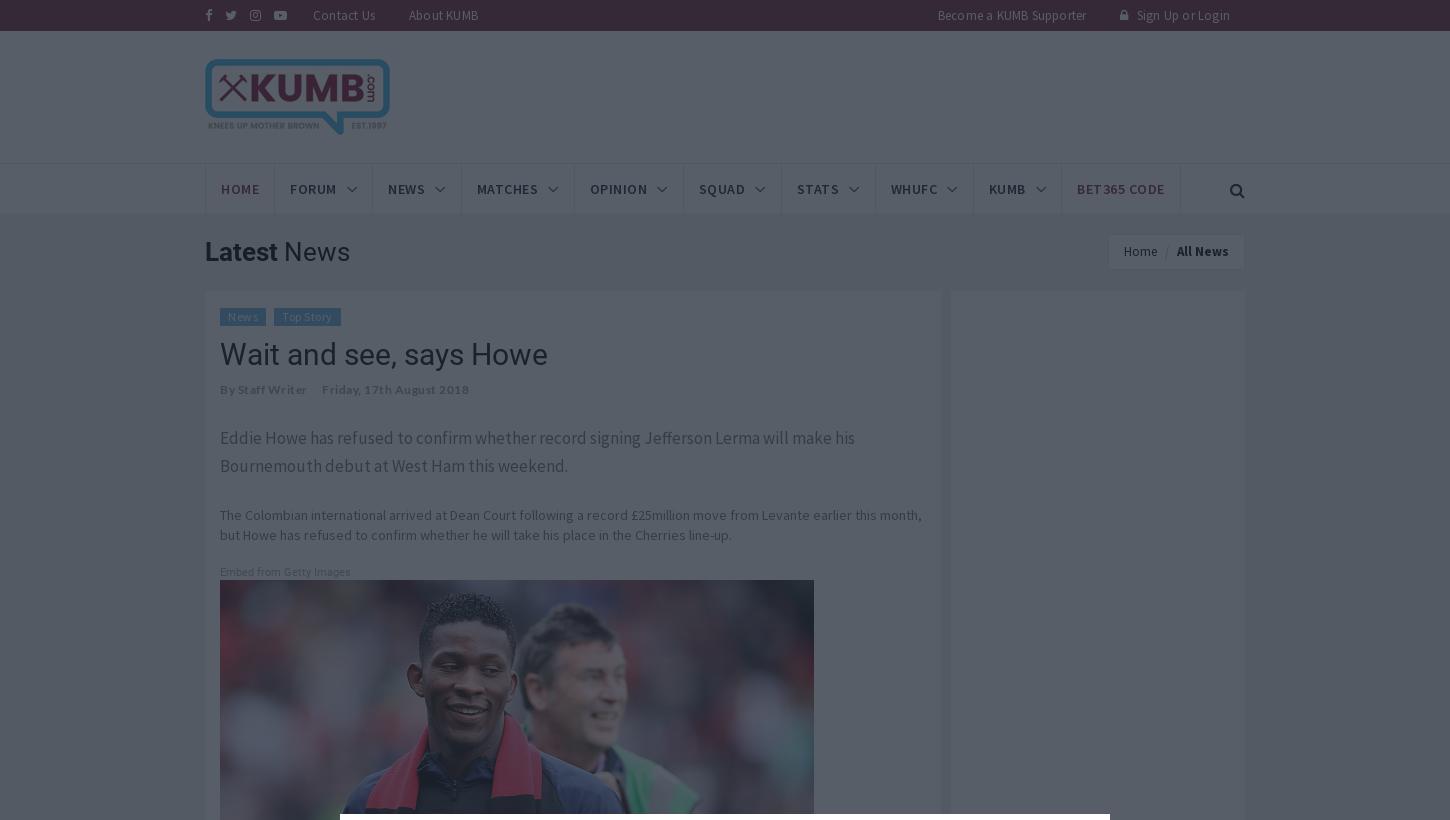 This screenshot has height=820, width=1450. I want to click on 'Login', so click(1212, 14).